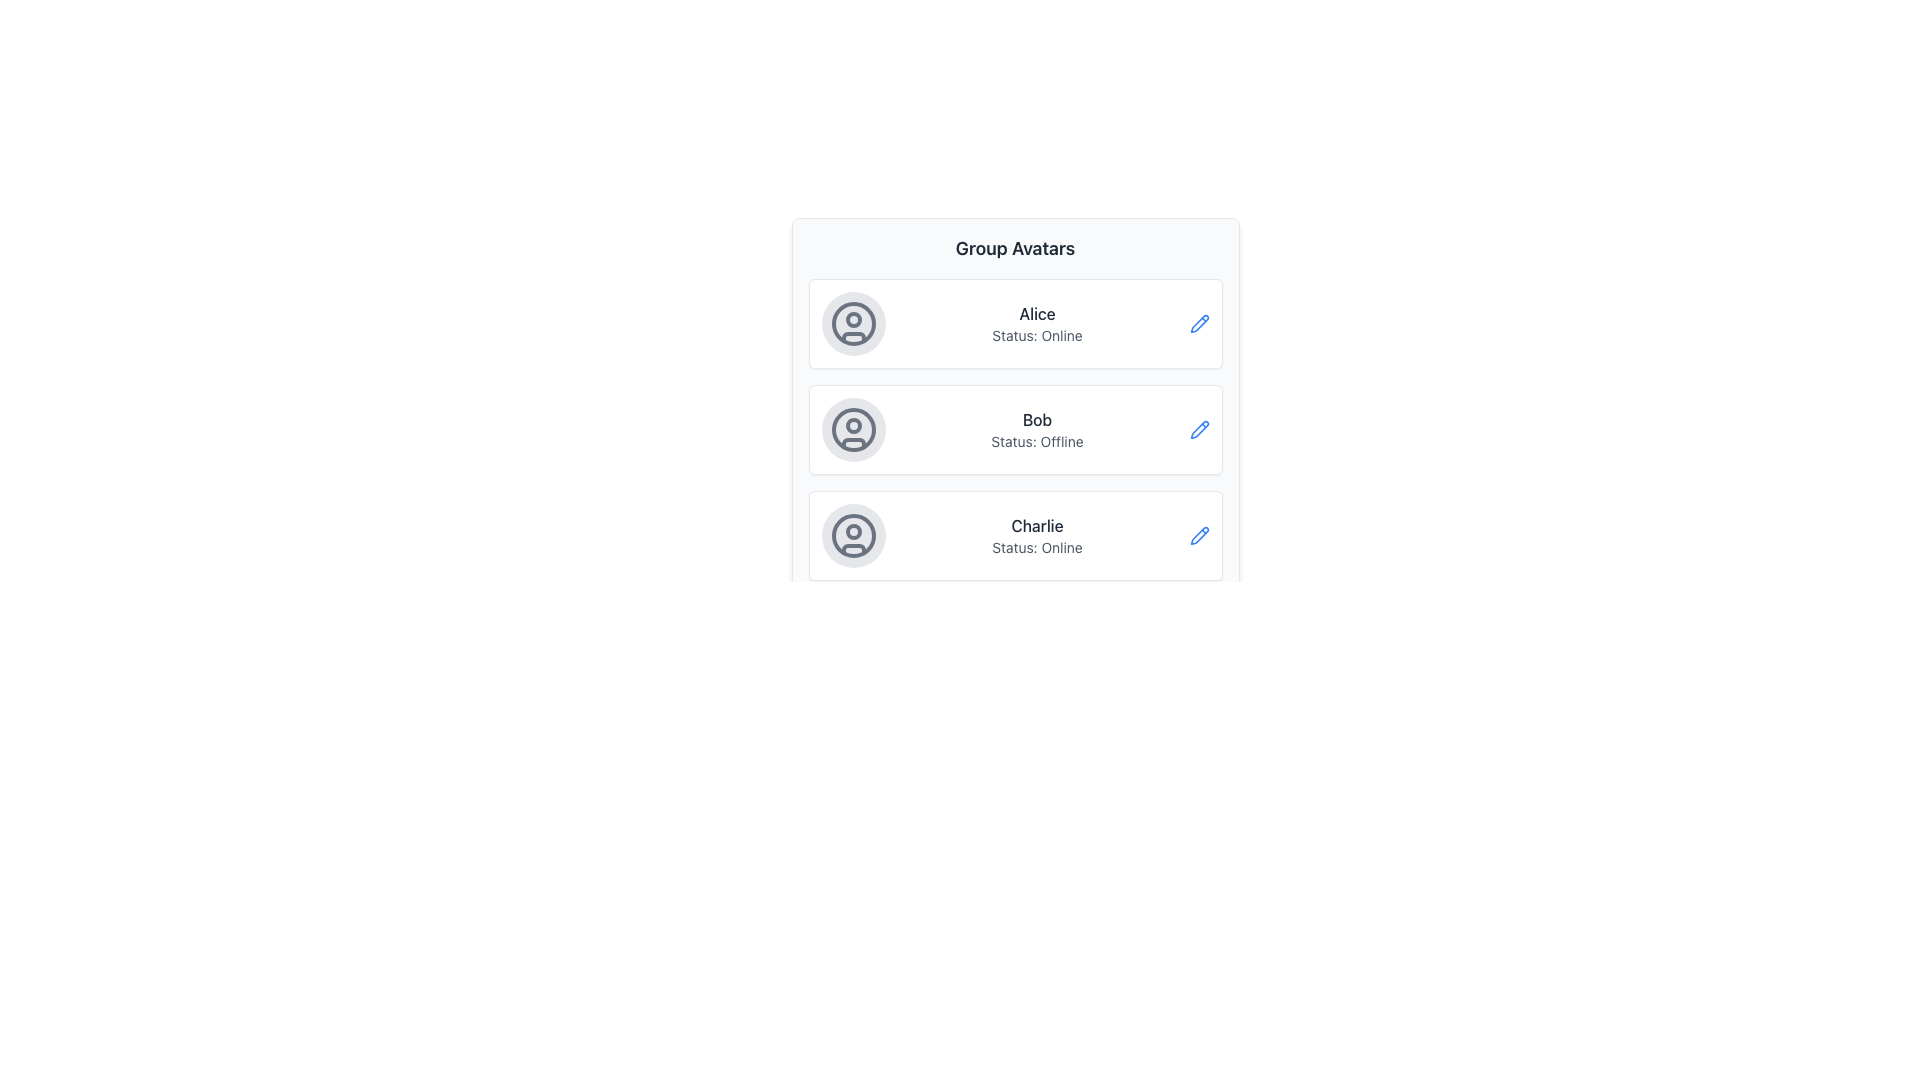  What do you see at coordinates (1015, 323) in the screenshot?
I see `the first list item labeled 'Alice' in the 'Group Avatars' section, which features a user avatar icon and text indicating 'Status: Online'` at bounding box center [1015, 323].